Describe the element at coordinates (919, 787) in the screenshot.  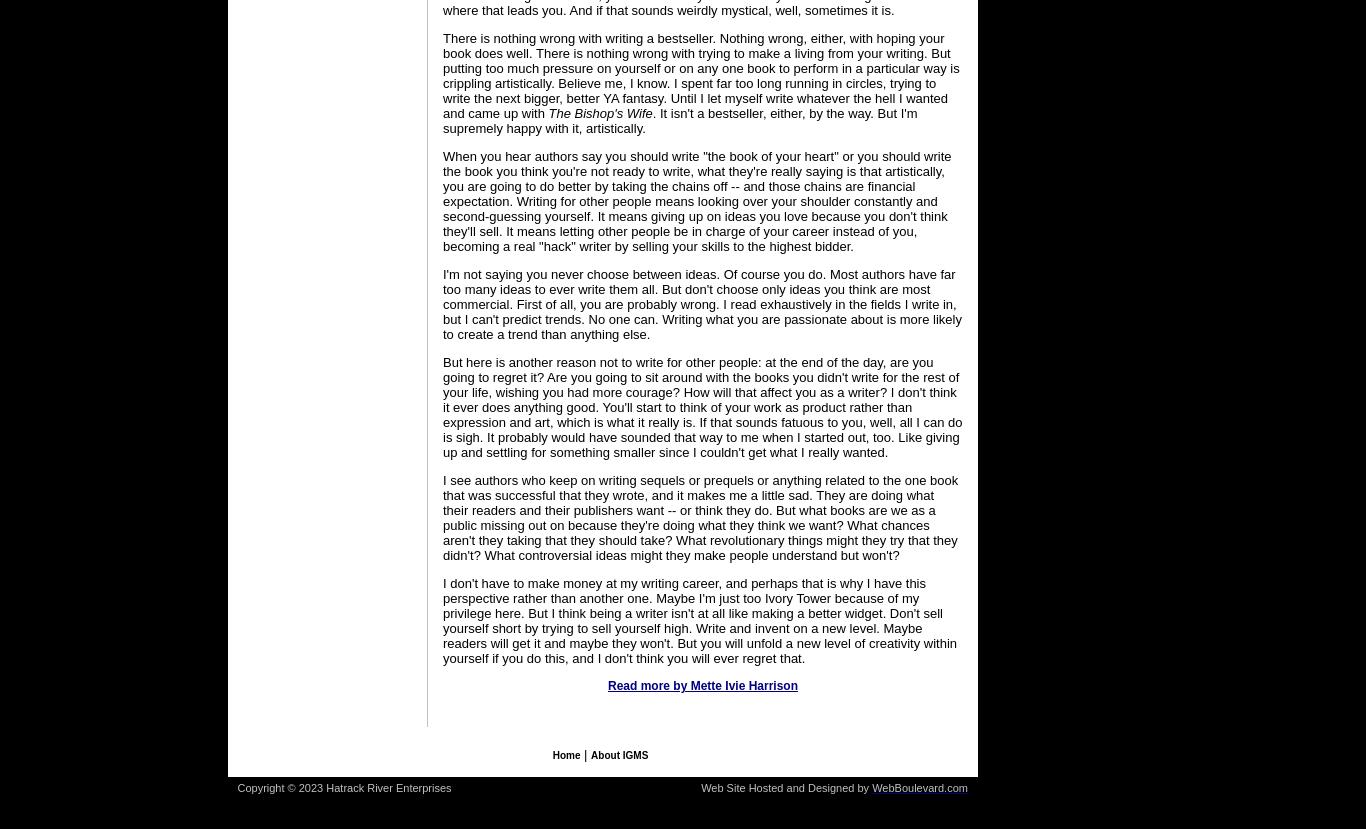
I see `'WebBoulevard.com'` at that location.